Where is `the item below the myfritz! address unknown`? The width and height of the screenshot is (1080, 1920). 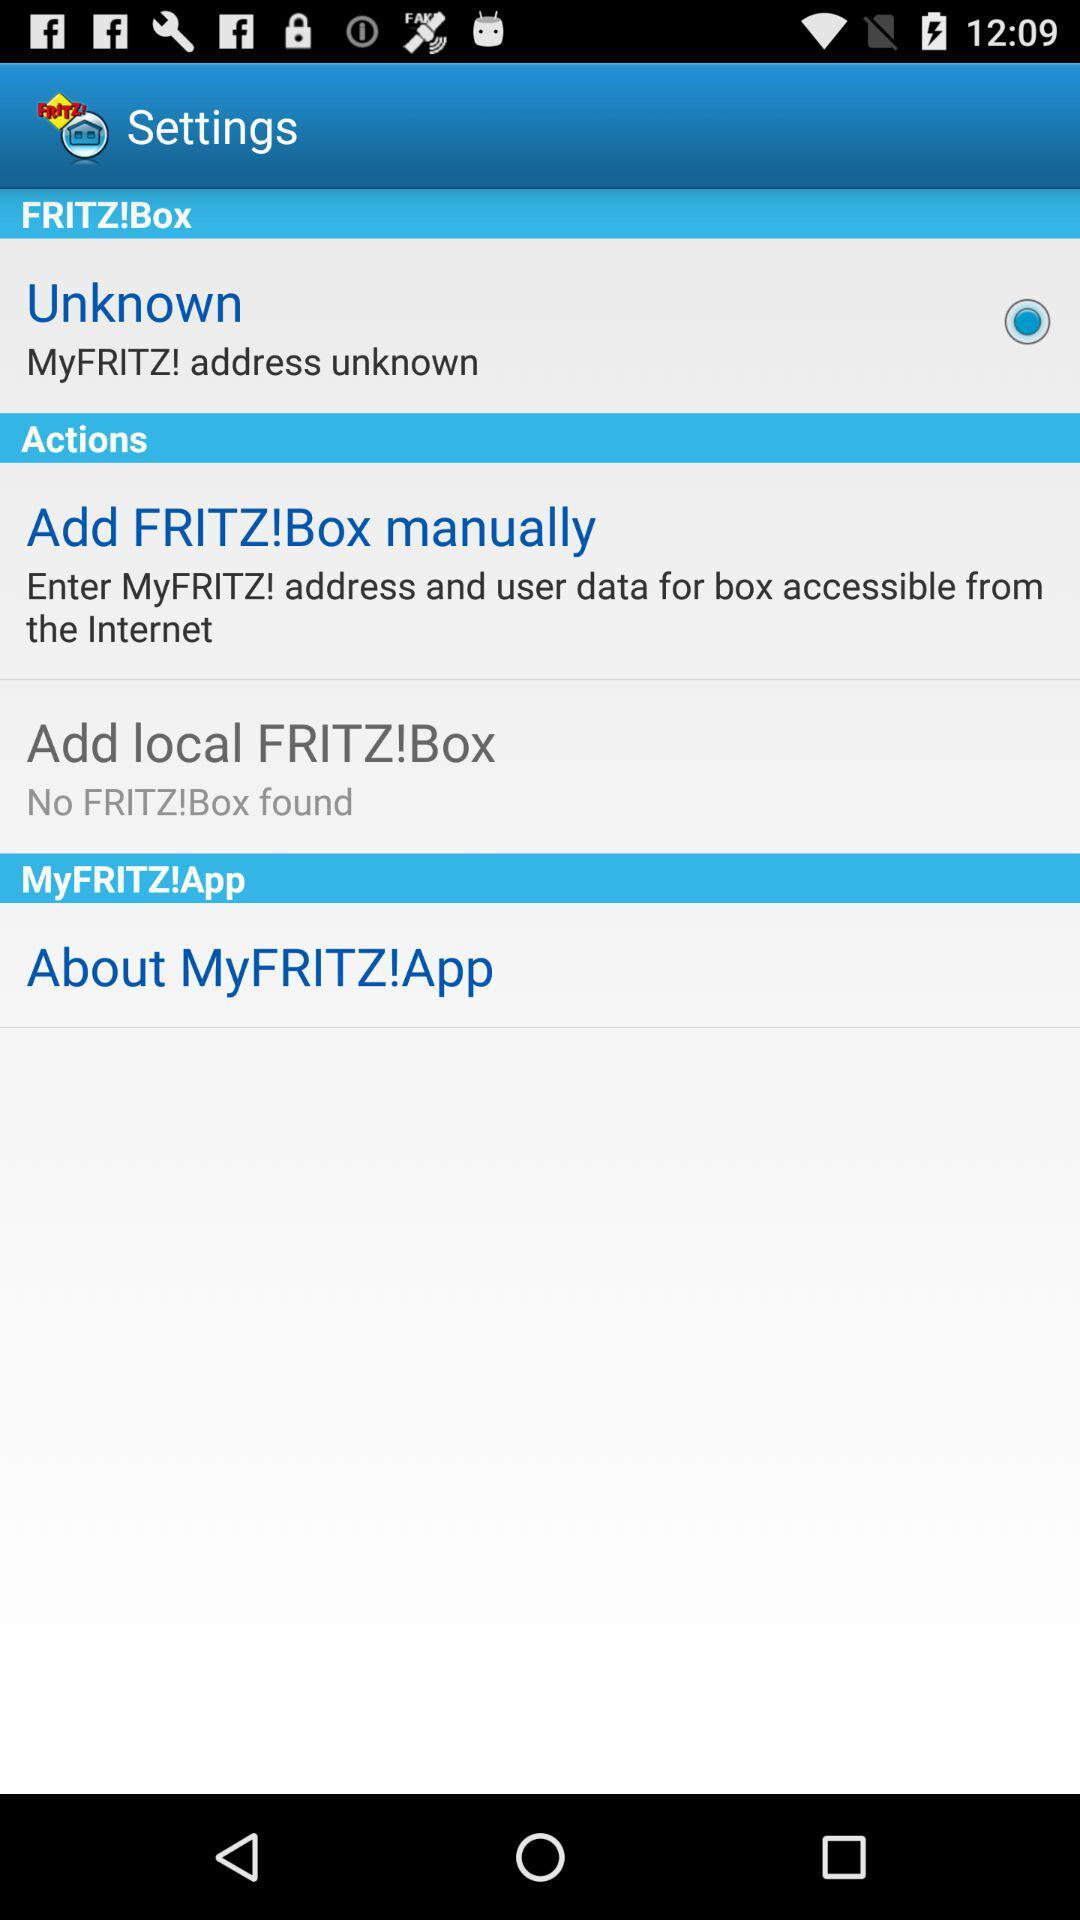 the item below the myfritz! address unknown is located at coordinates (540, 436).